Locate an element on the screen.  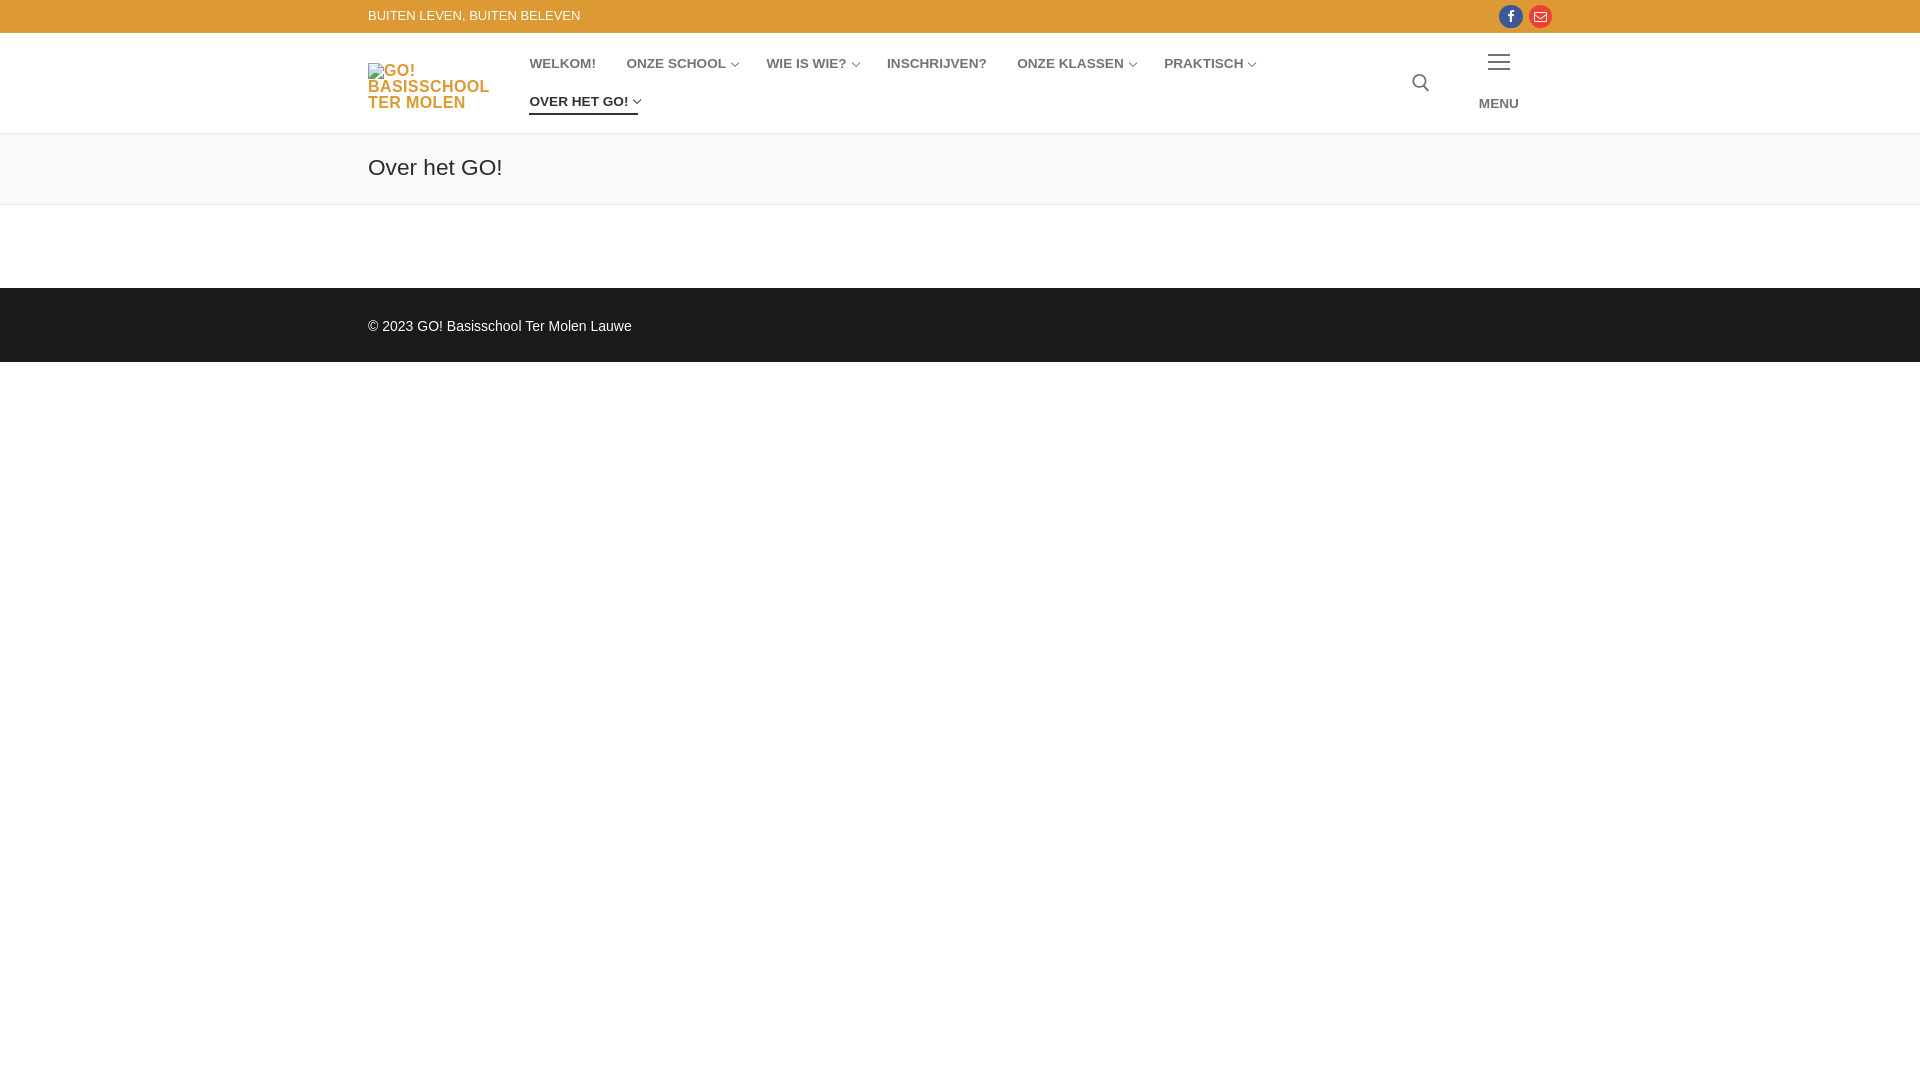
'ONZE KLASSEN is located at coordinates (1003, 63).